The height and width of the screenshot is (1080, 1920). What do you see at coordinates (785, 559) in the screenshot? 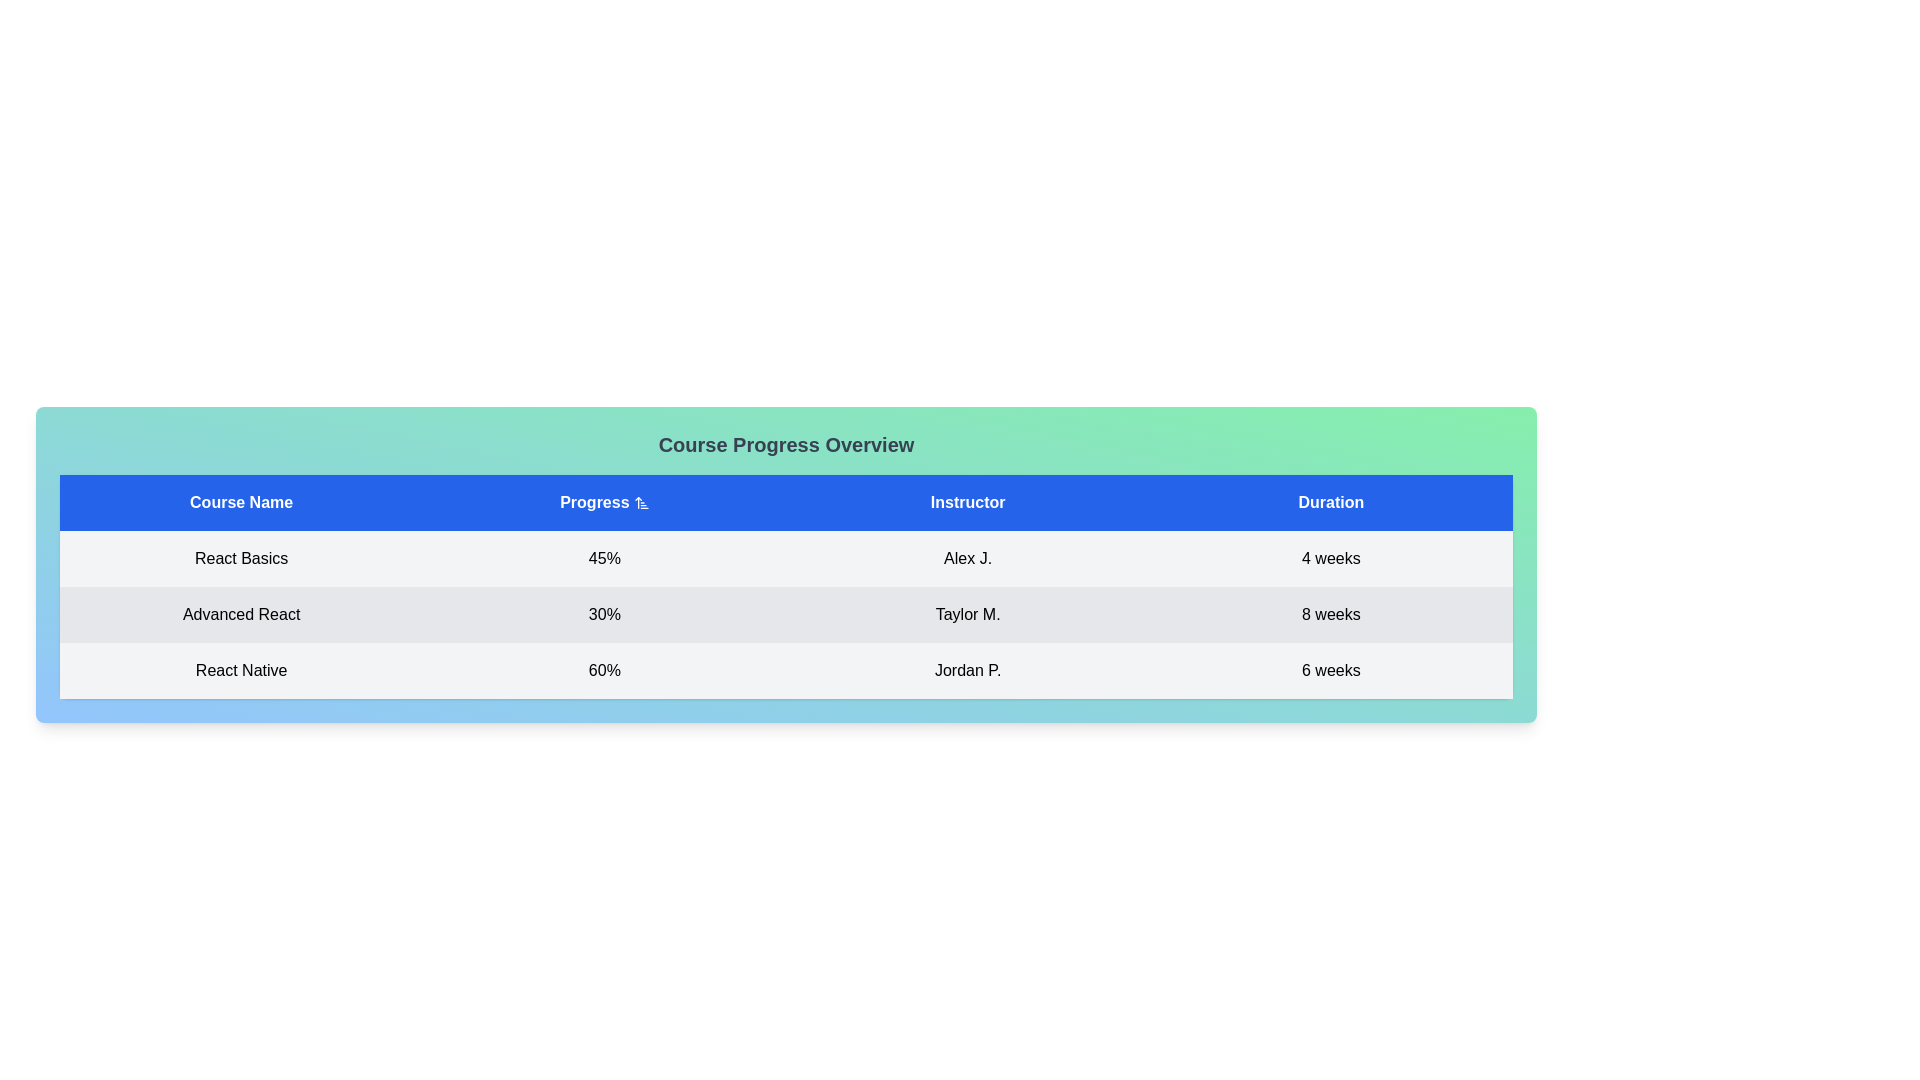
I see `the first row in the course information table that displays the course name 'React Basics', progress percentage '45%', instructor's name 'Alex J.', and course duration '4 weeks'` at bounding box center [785, 559].